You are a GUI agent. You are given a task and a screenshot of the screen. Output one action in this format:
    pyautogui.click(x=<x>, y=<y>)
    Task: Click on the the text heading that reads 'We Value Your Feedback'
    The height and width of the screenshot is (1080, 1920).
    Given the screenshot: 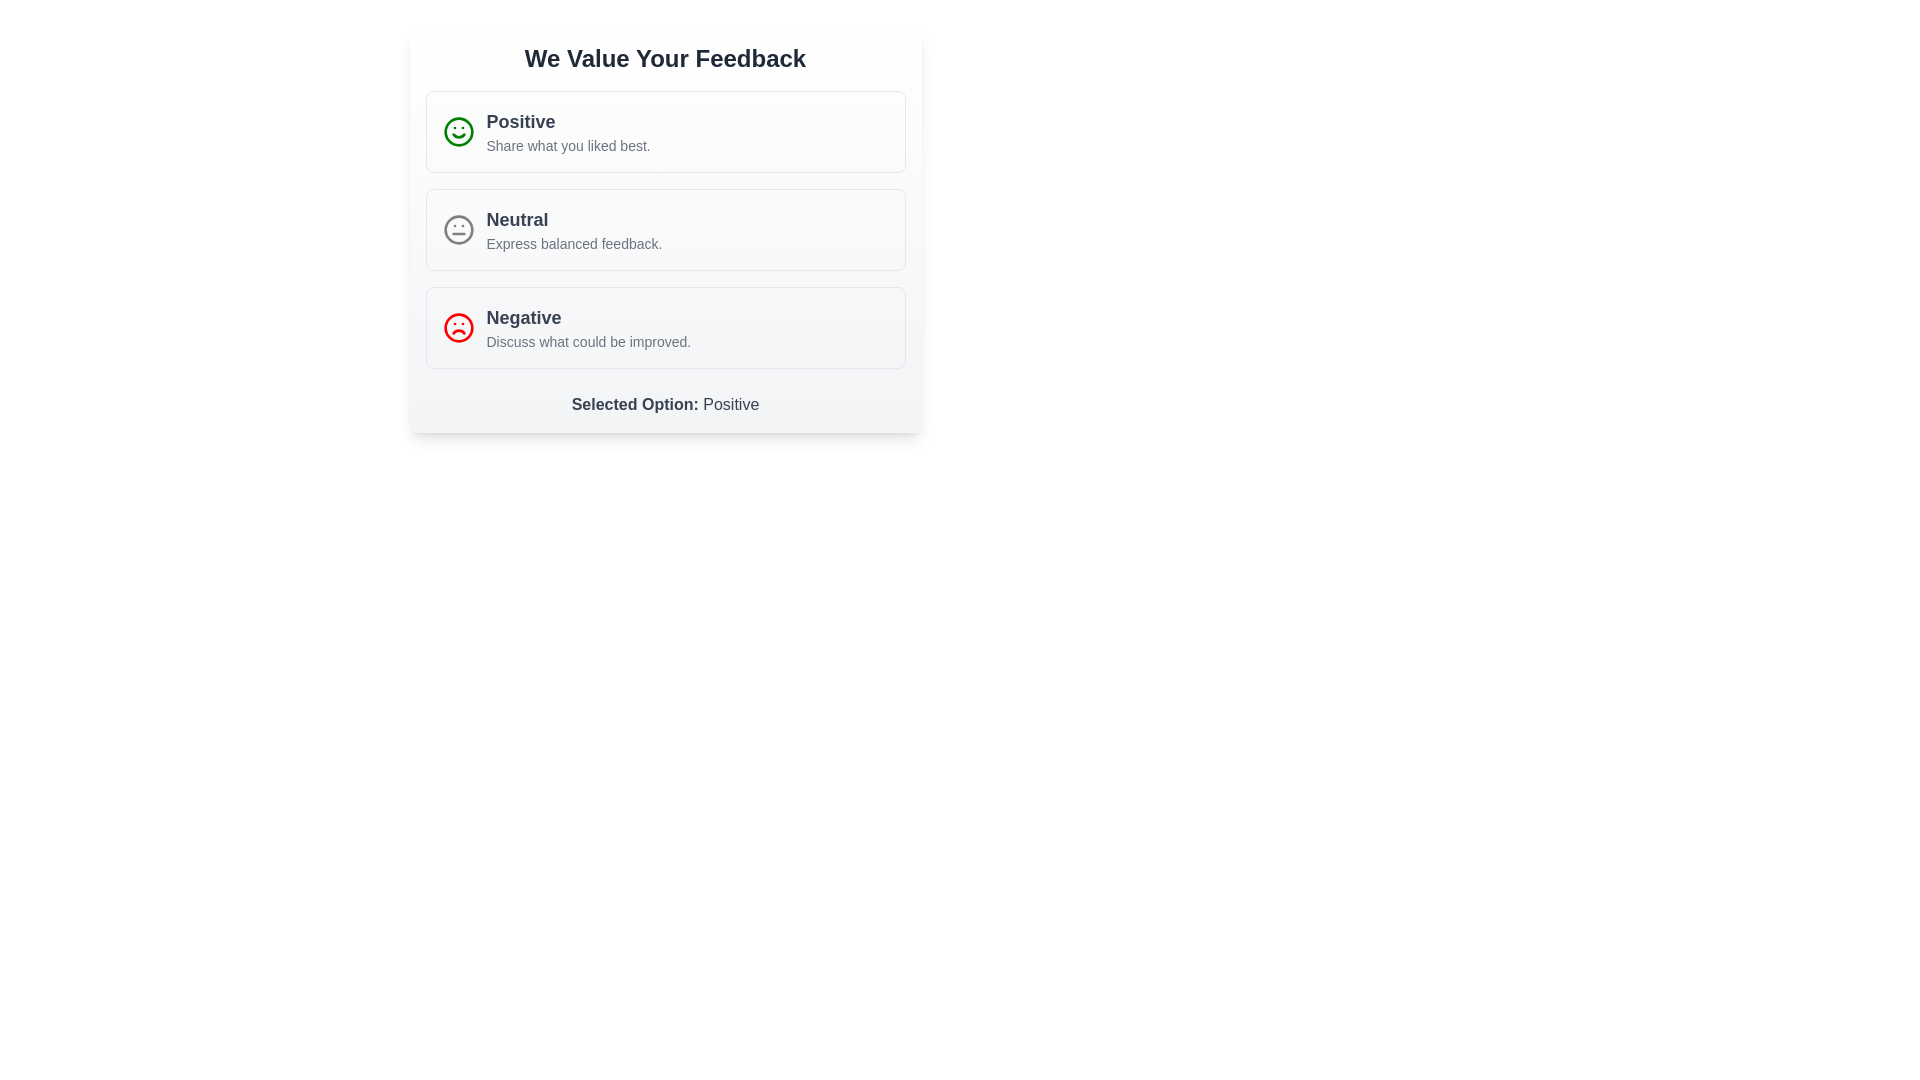 What is the action you would take?
    pyautogui.click(x=665, y=57)
    